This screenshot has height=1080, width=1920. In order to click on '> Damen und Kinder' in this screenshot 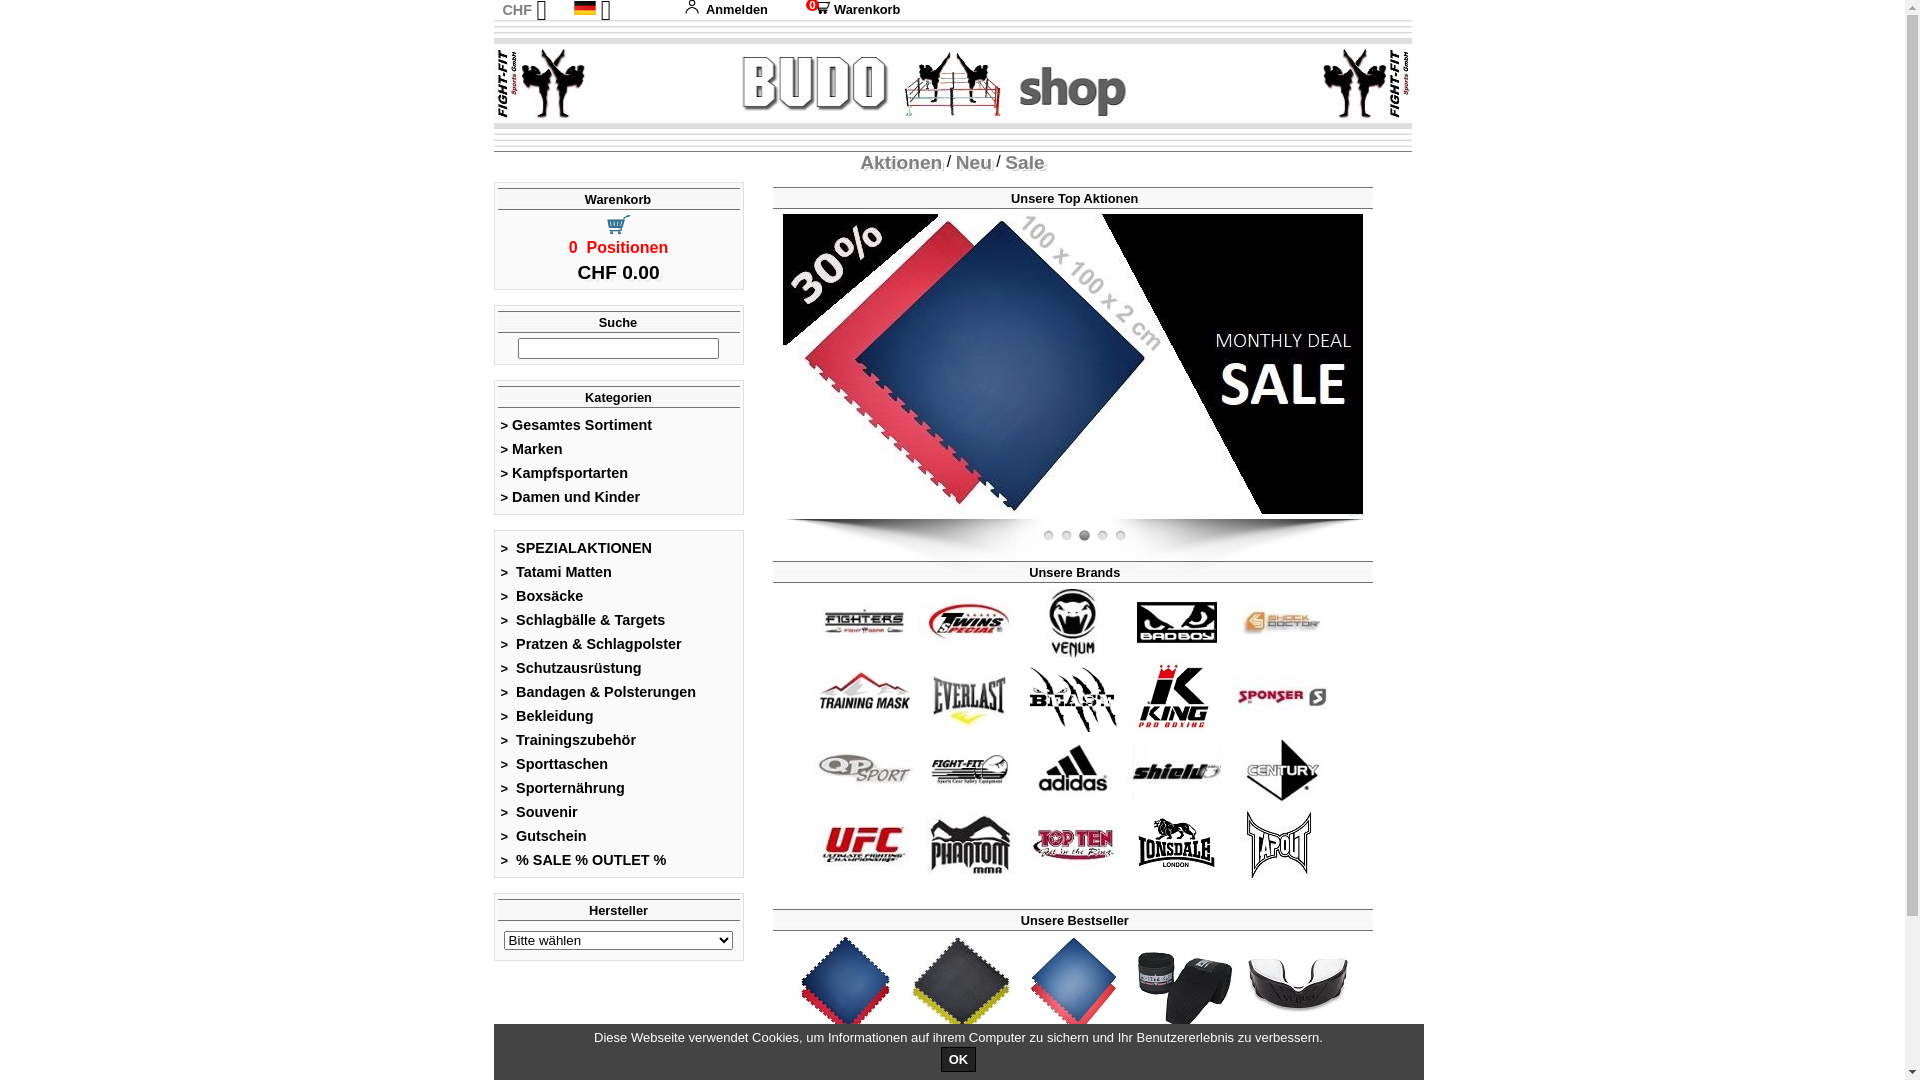, I will do `click(569, 496)`.